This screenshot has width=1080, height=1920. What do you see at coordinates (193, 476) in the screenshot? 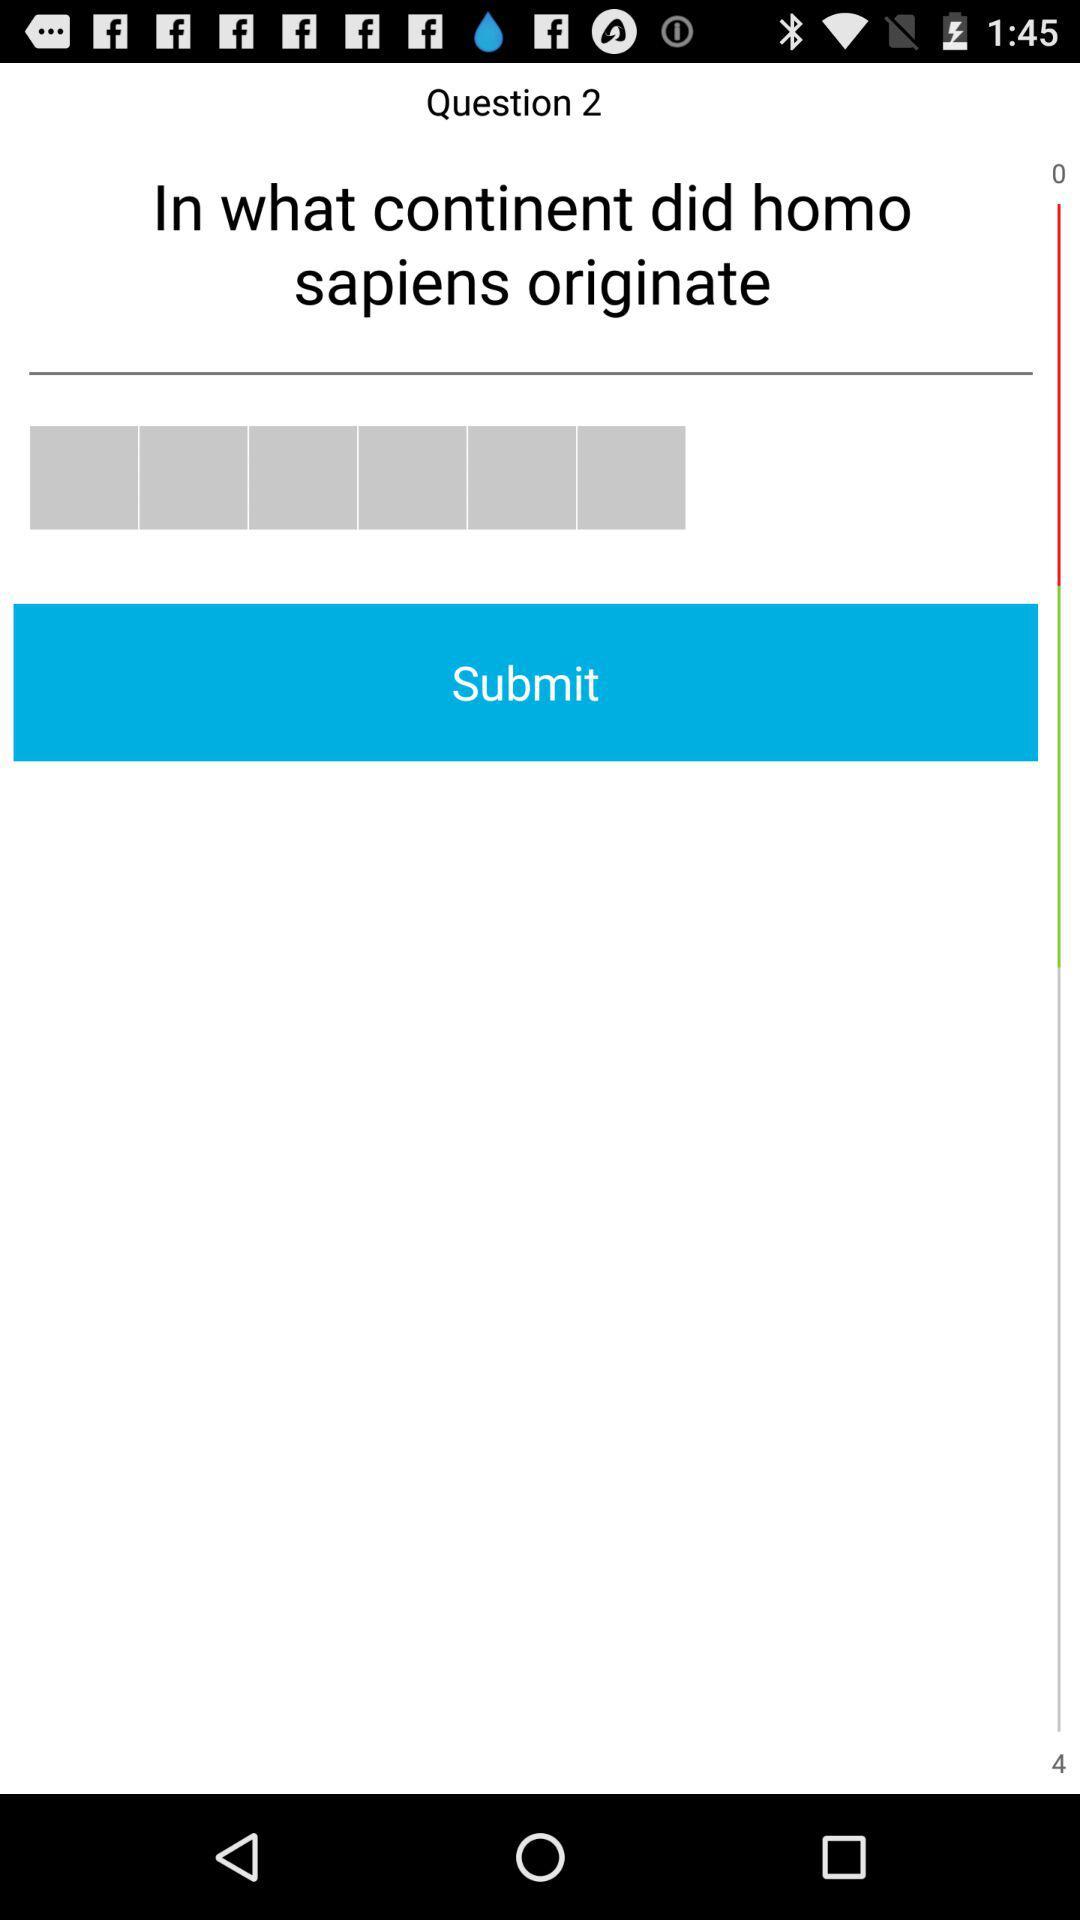
I see `choose second option` at bounding box center [193, 476].